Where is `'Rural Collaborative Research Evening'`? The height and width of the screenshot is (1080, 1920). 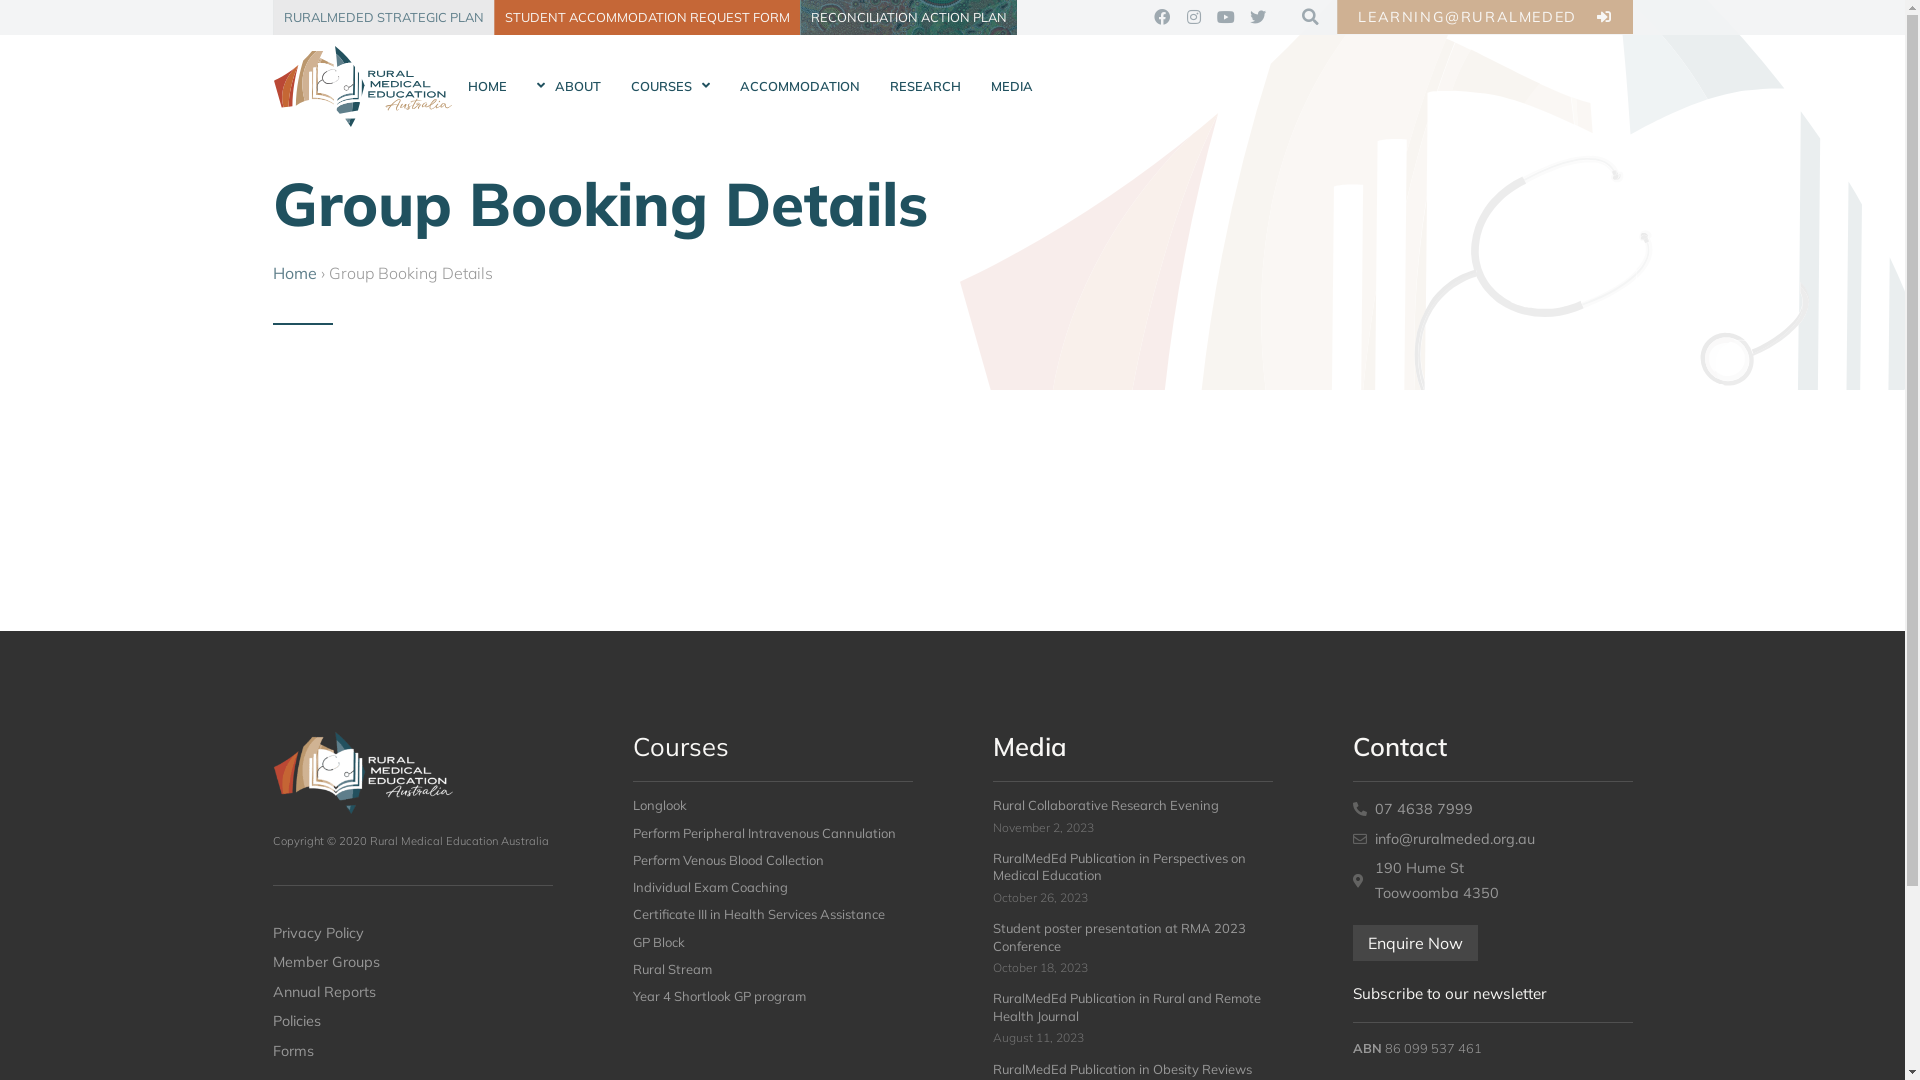
'Rural Collaborative Research Evening' is located at coordinates (992, 804).